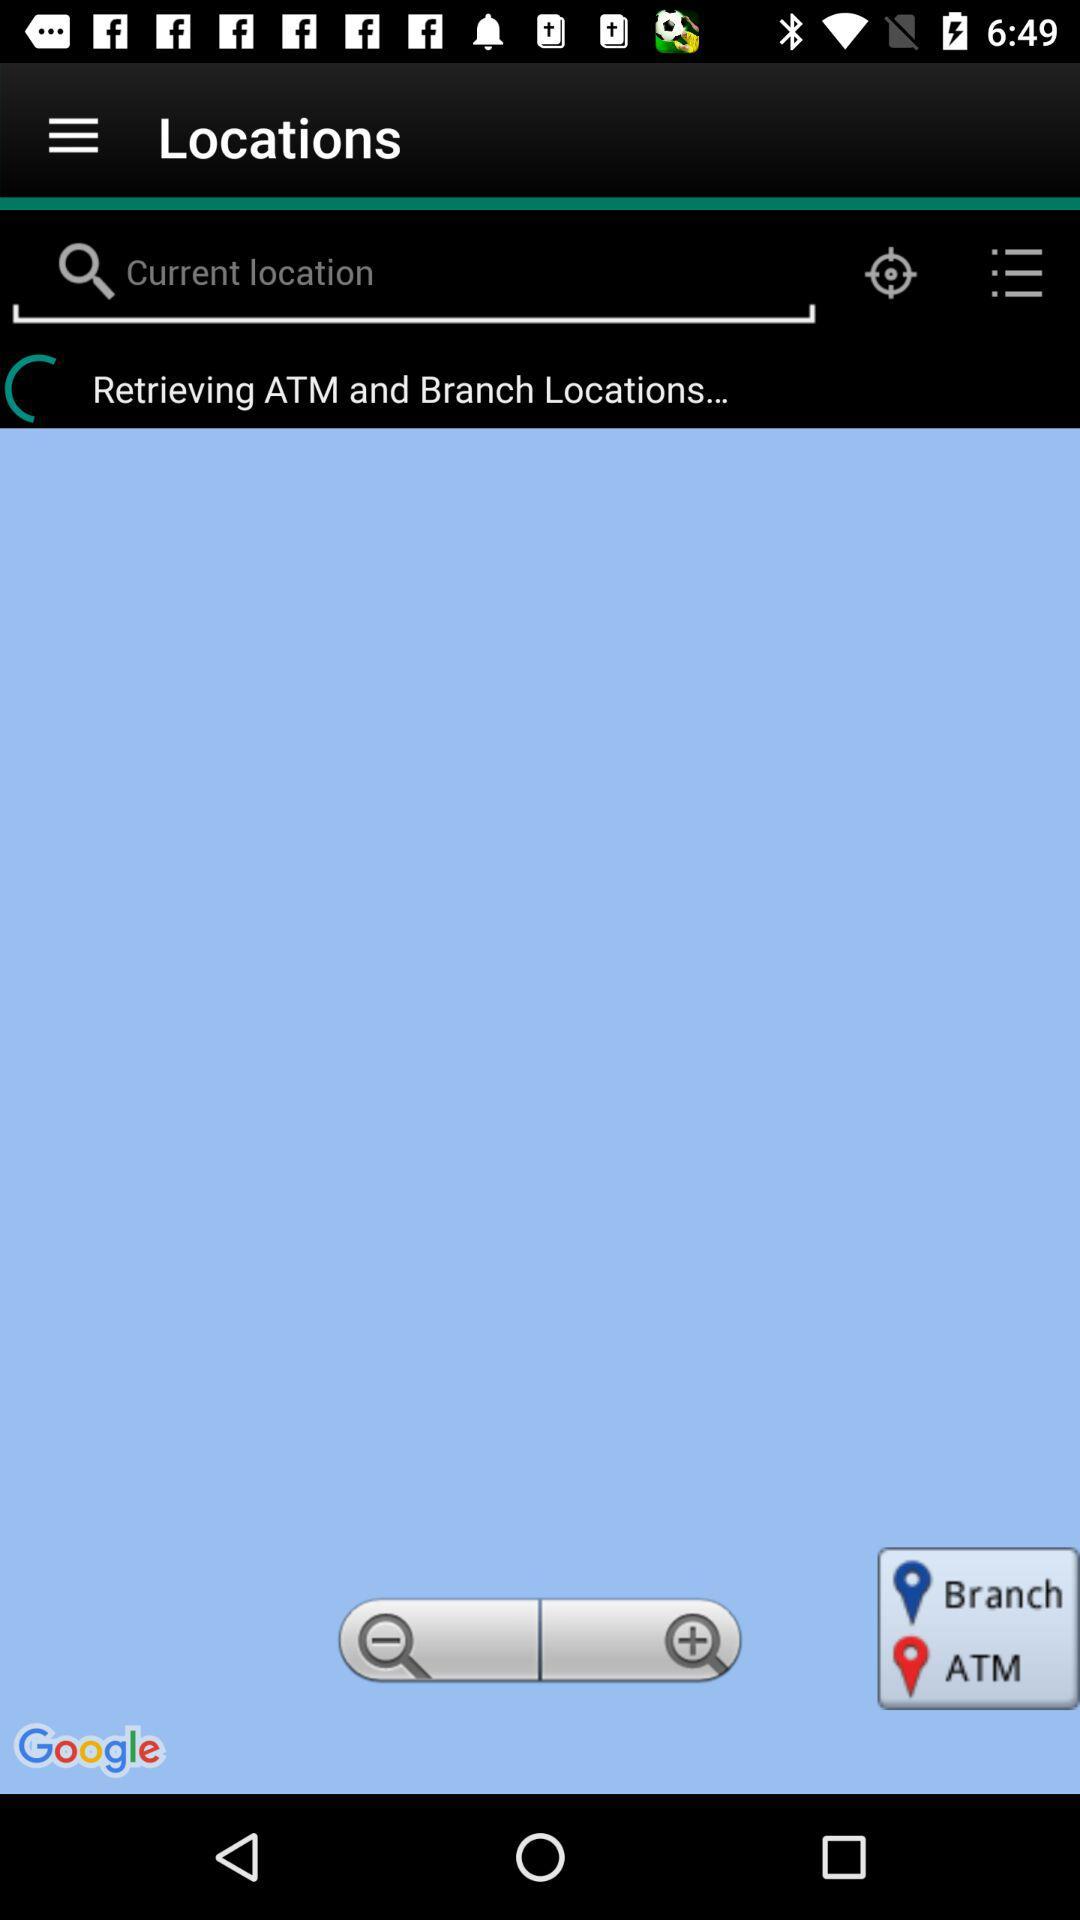  I want to click on icon below retrieving atm and item, so click(644, 1646).